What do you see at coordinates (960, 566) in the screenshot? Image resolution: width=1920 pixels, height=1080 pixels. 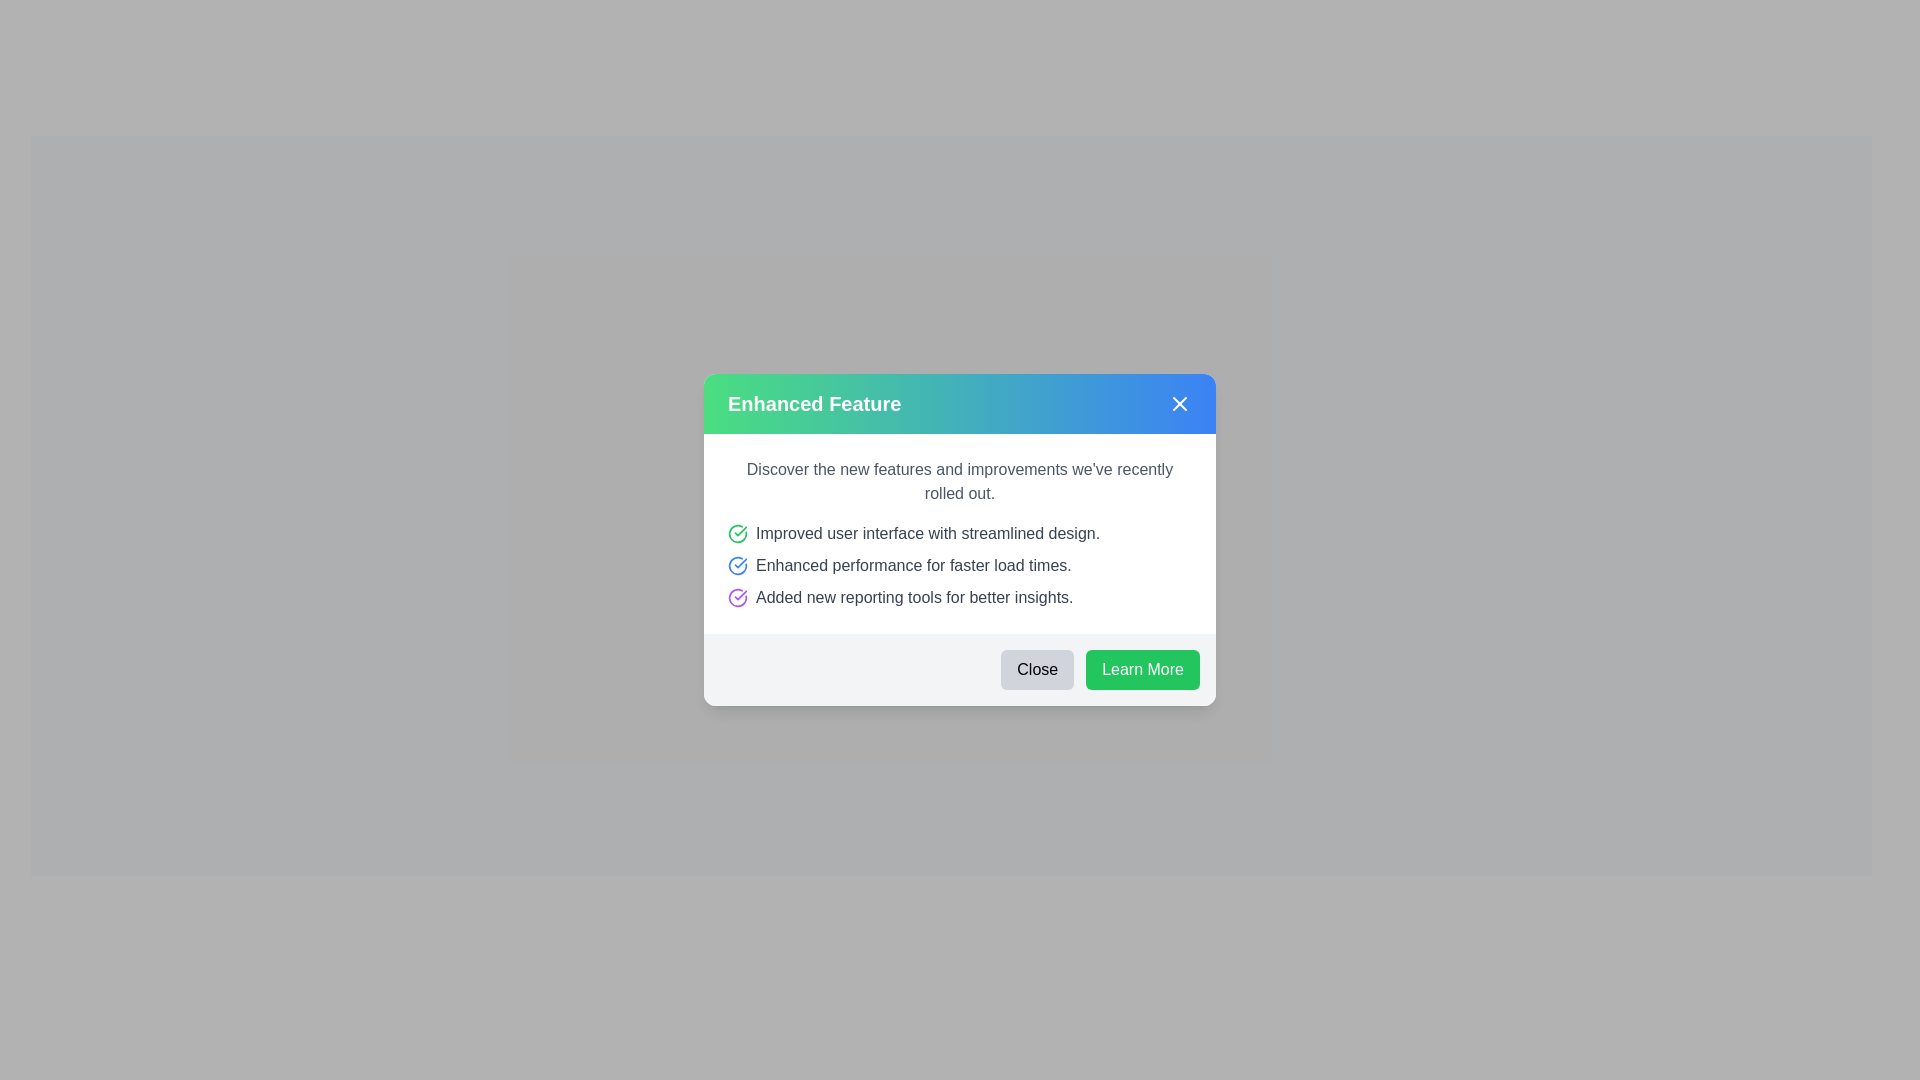 I see `the list item with text 'Enhanced performance for faster load times.' and a blue checkmark icon in the dialog titled 'Enhanced Feature.'` at bounding box center [960, 566].